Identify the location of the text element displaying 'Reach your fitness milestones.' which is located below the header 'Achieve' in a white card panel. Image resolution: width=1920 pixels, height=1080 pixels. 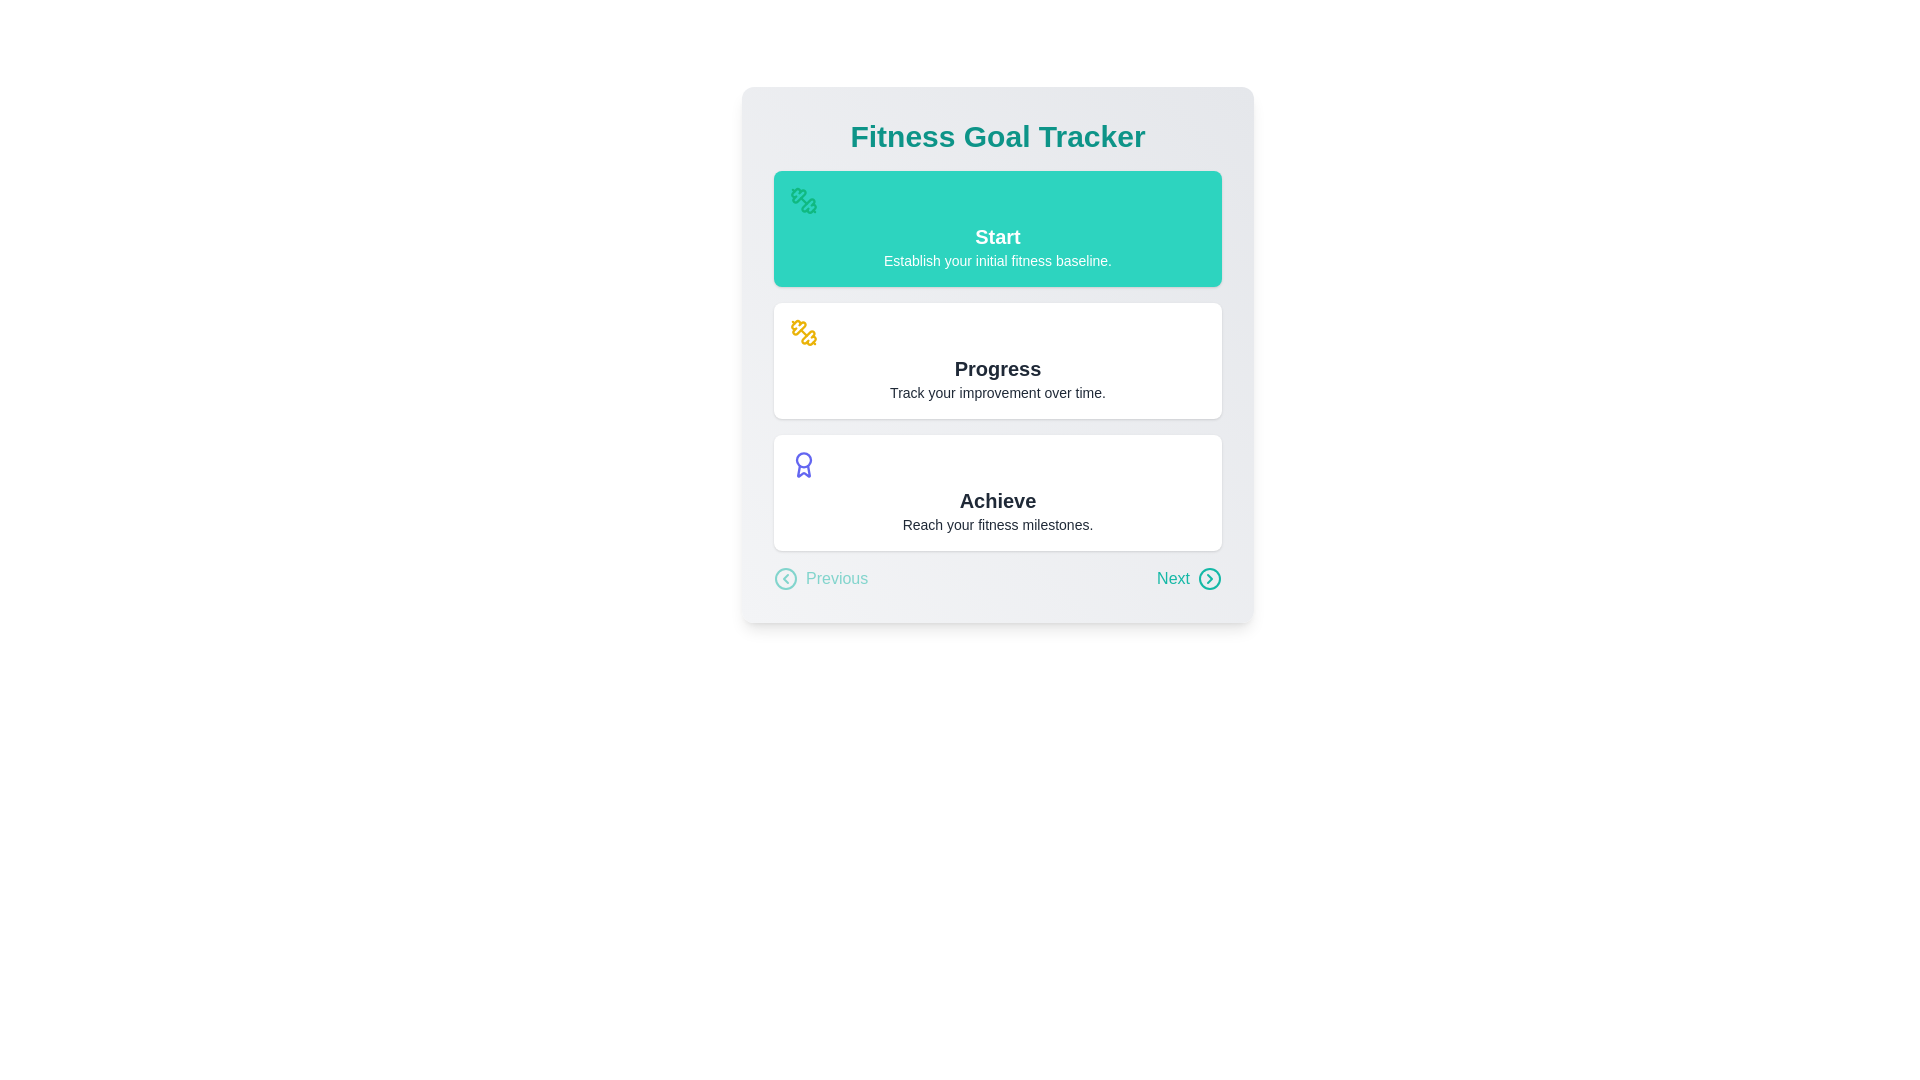
(998, 523).